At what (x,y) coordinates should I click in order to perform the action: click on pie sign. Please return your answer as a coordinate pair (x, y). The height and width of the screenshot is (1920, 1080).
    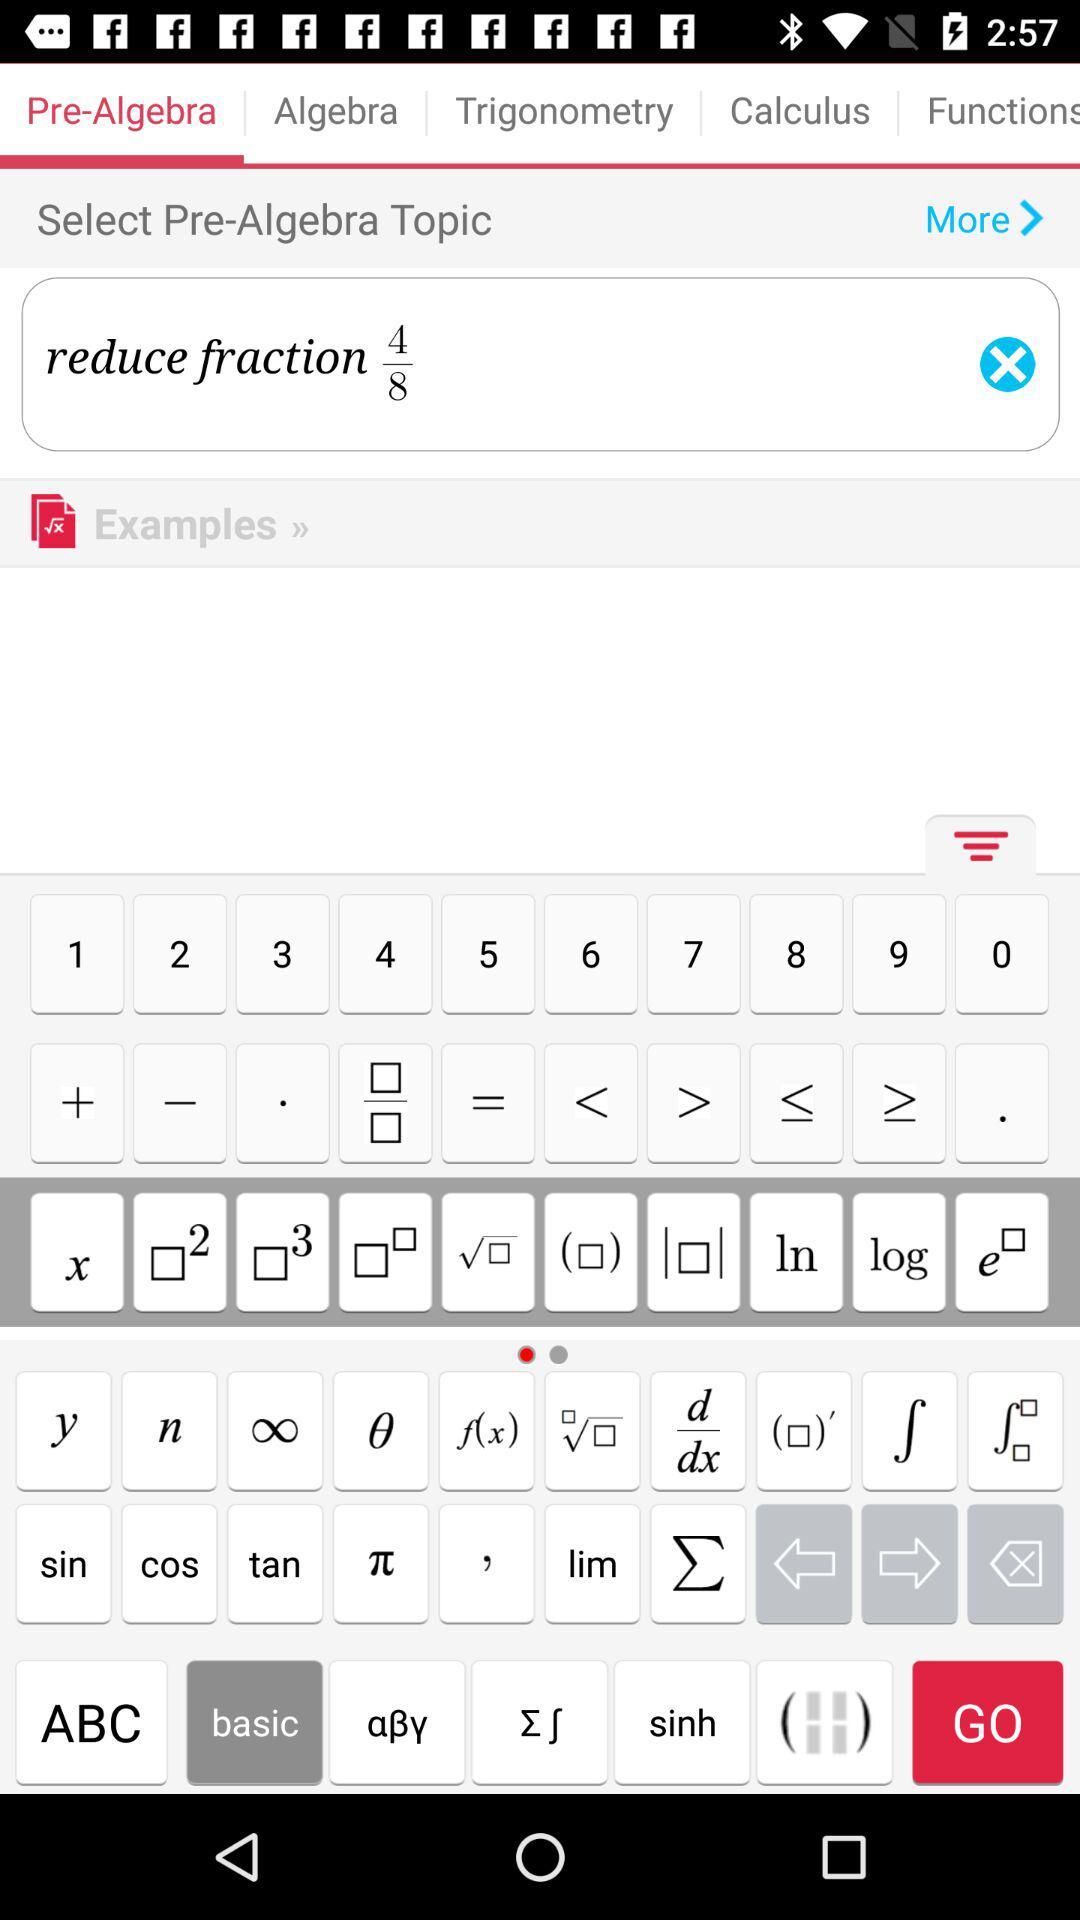
    Looking at the image, I should click on (381, 1562).